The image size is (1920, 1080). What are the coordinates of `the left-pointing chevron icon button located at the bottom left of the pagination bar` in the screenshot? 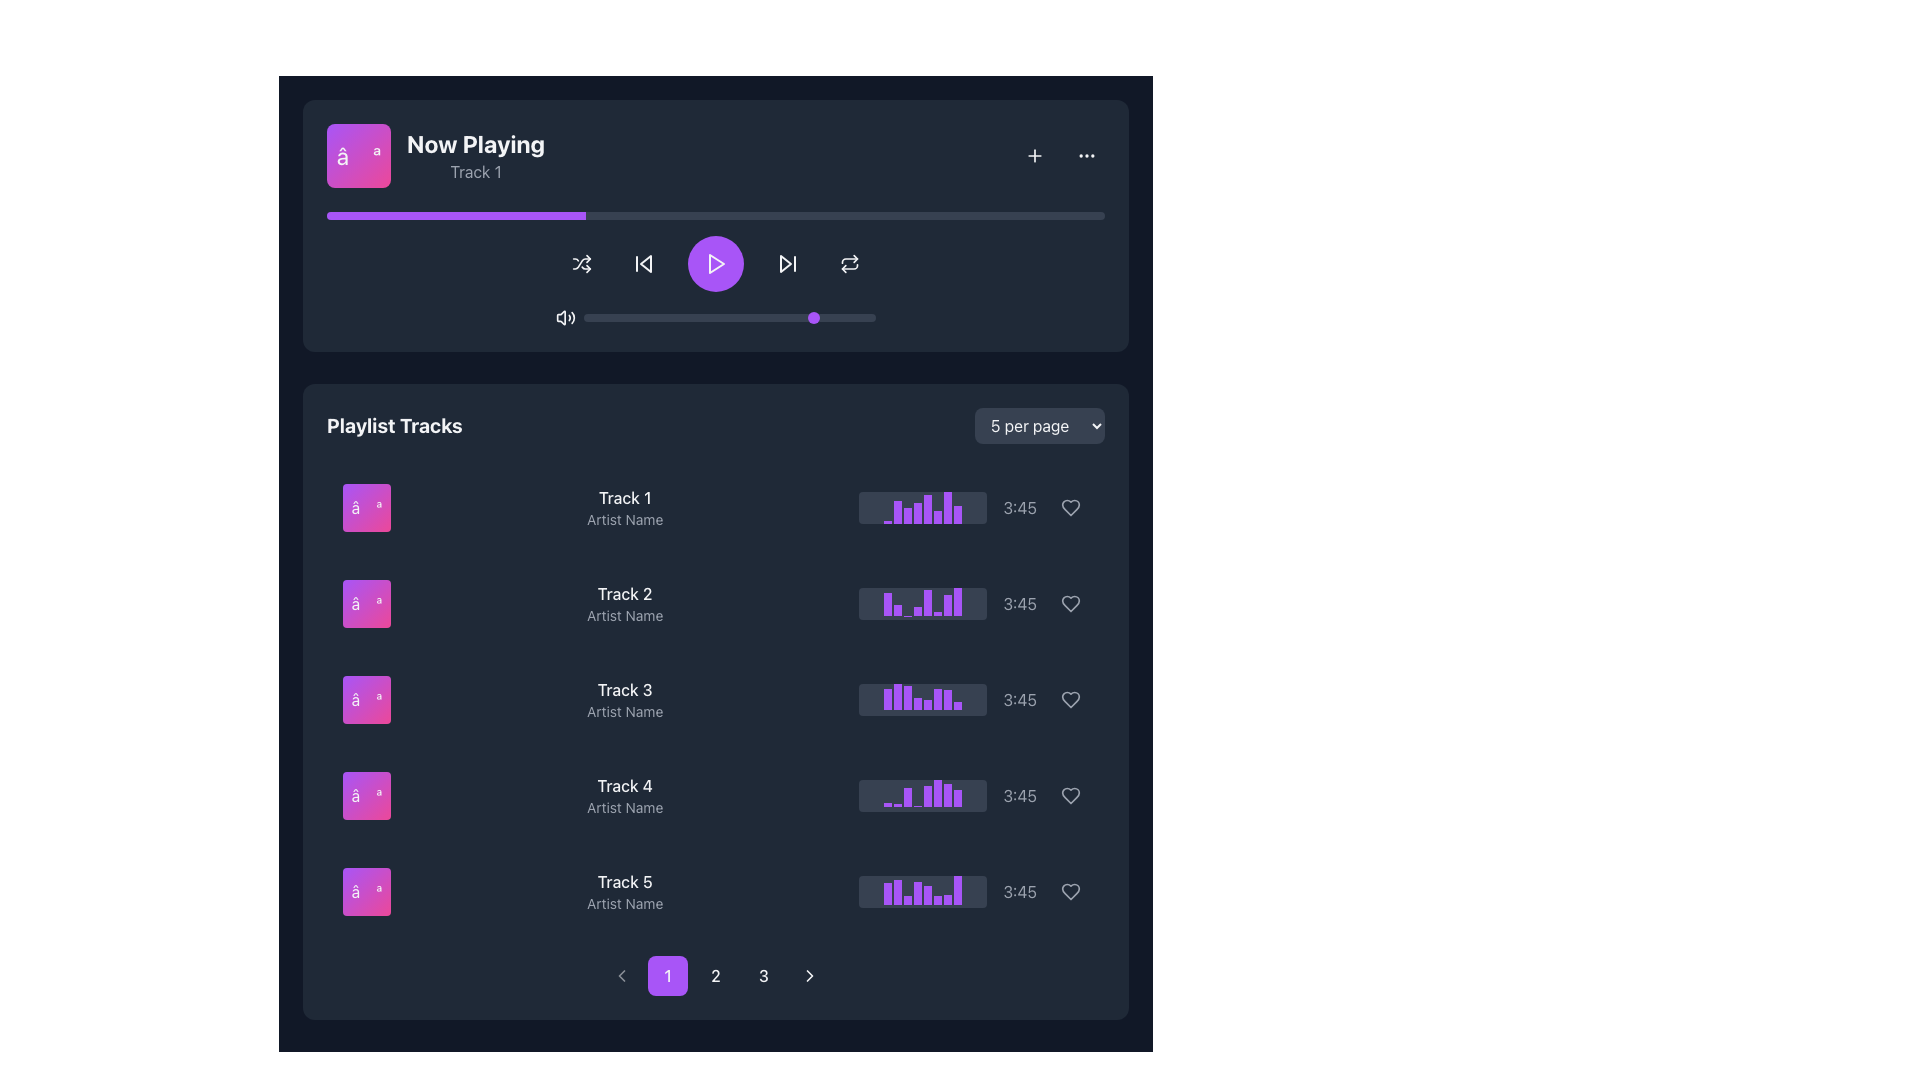 It's located at (621, 974).